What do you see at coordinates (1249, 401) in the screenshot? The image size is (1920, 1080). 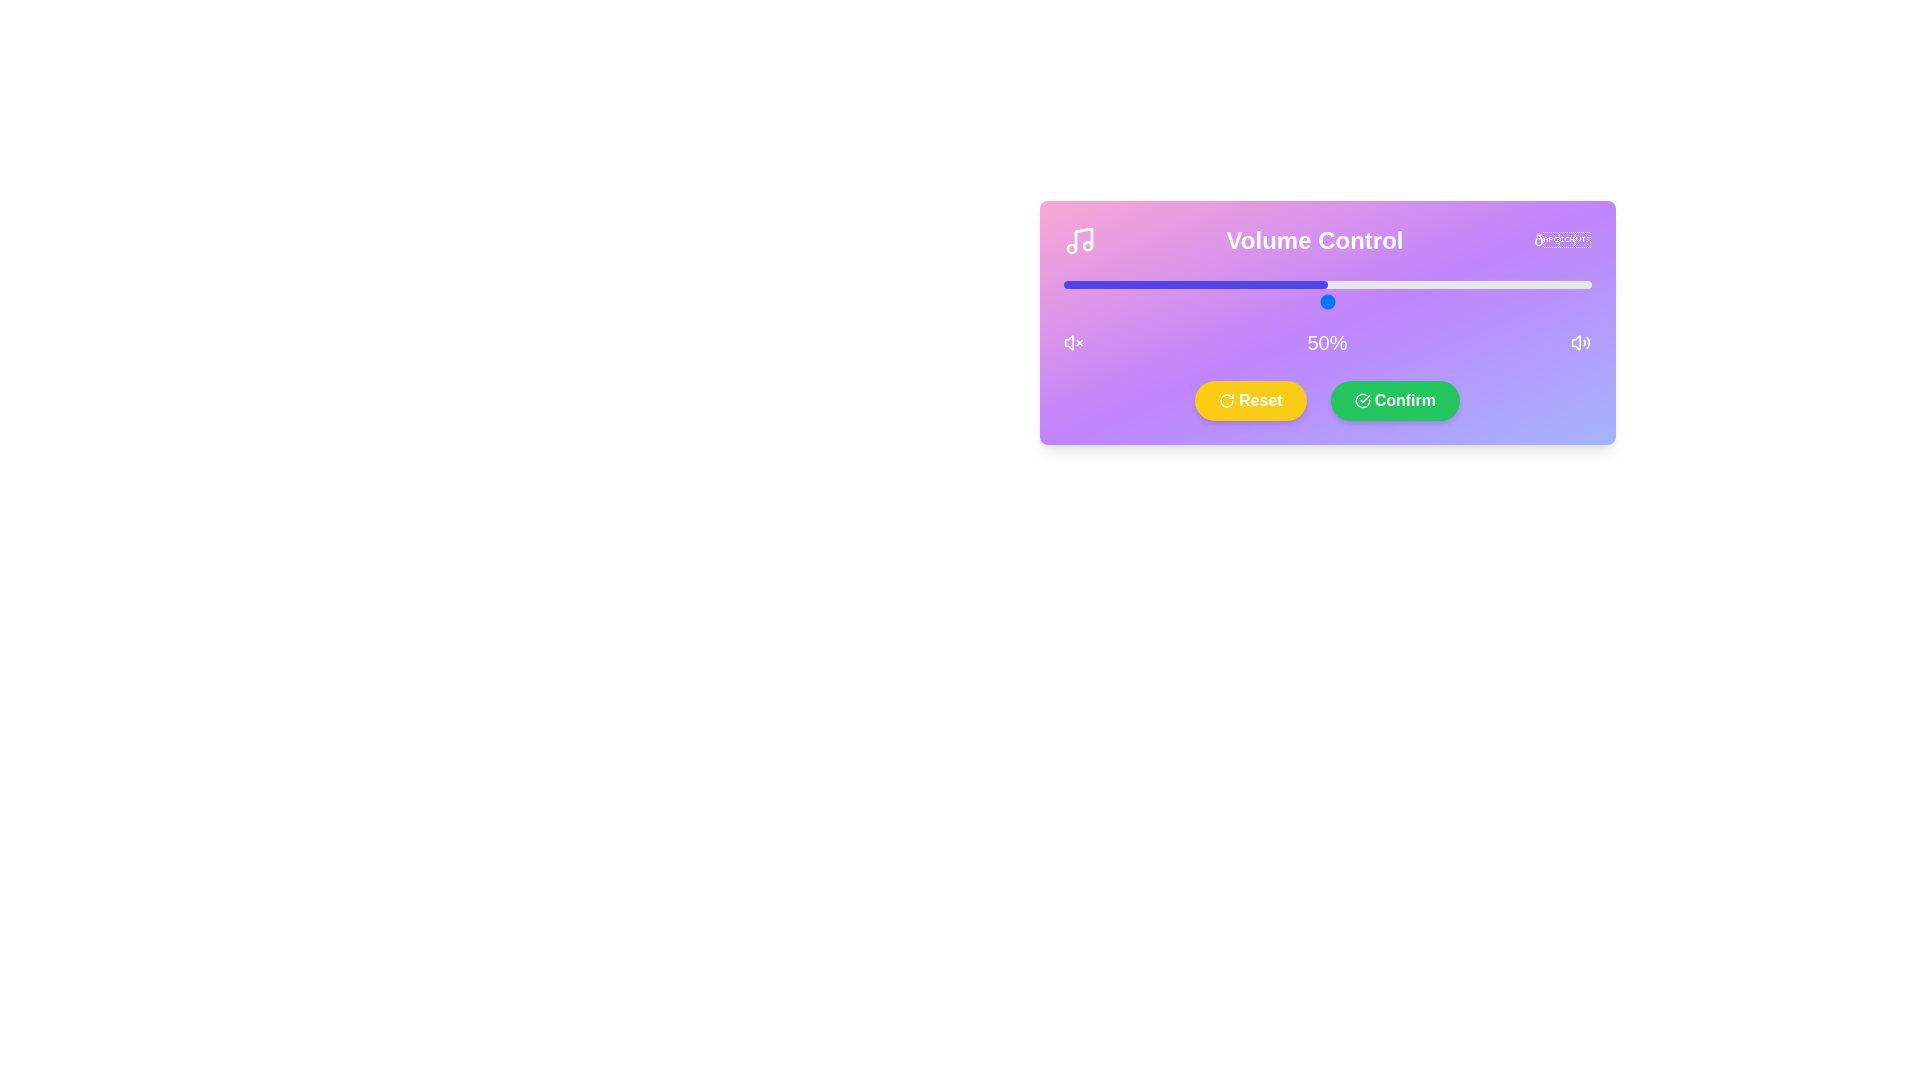 I see `the left button in the volume control interface` at bounding box center [1249, 401].